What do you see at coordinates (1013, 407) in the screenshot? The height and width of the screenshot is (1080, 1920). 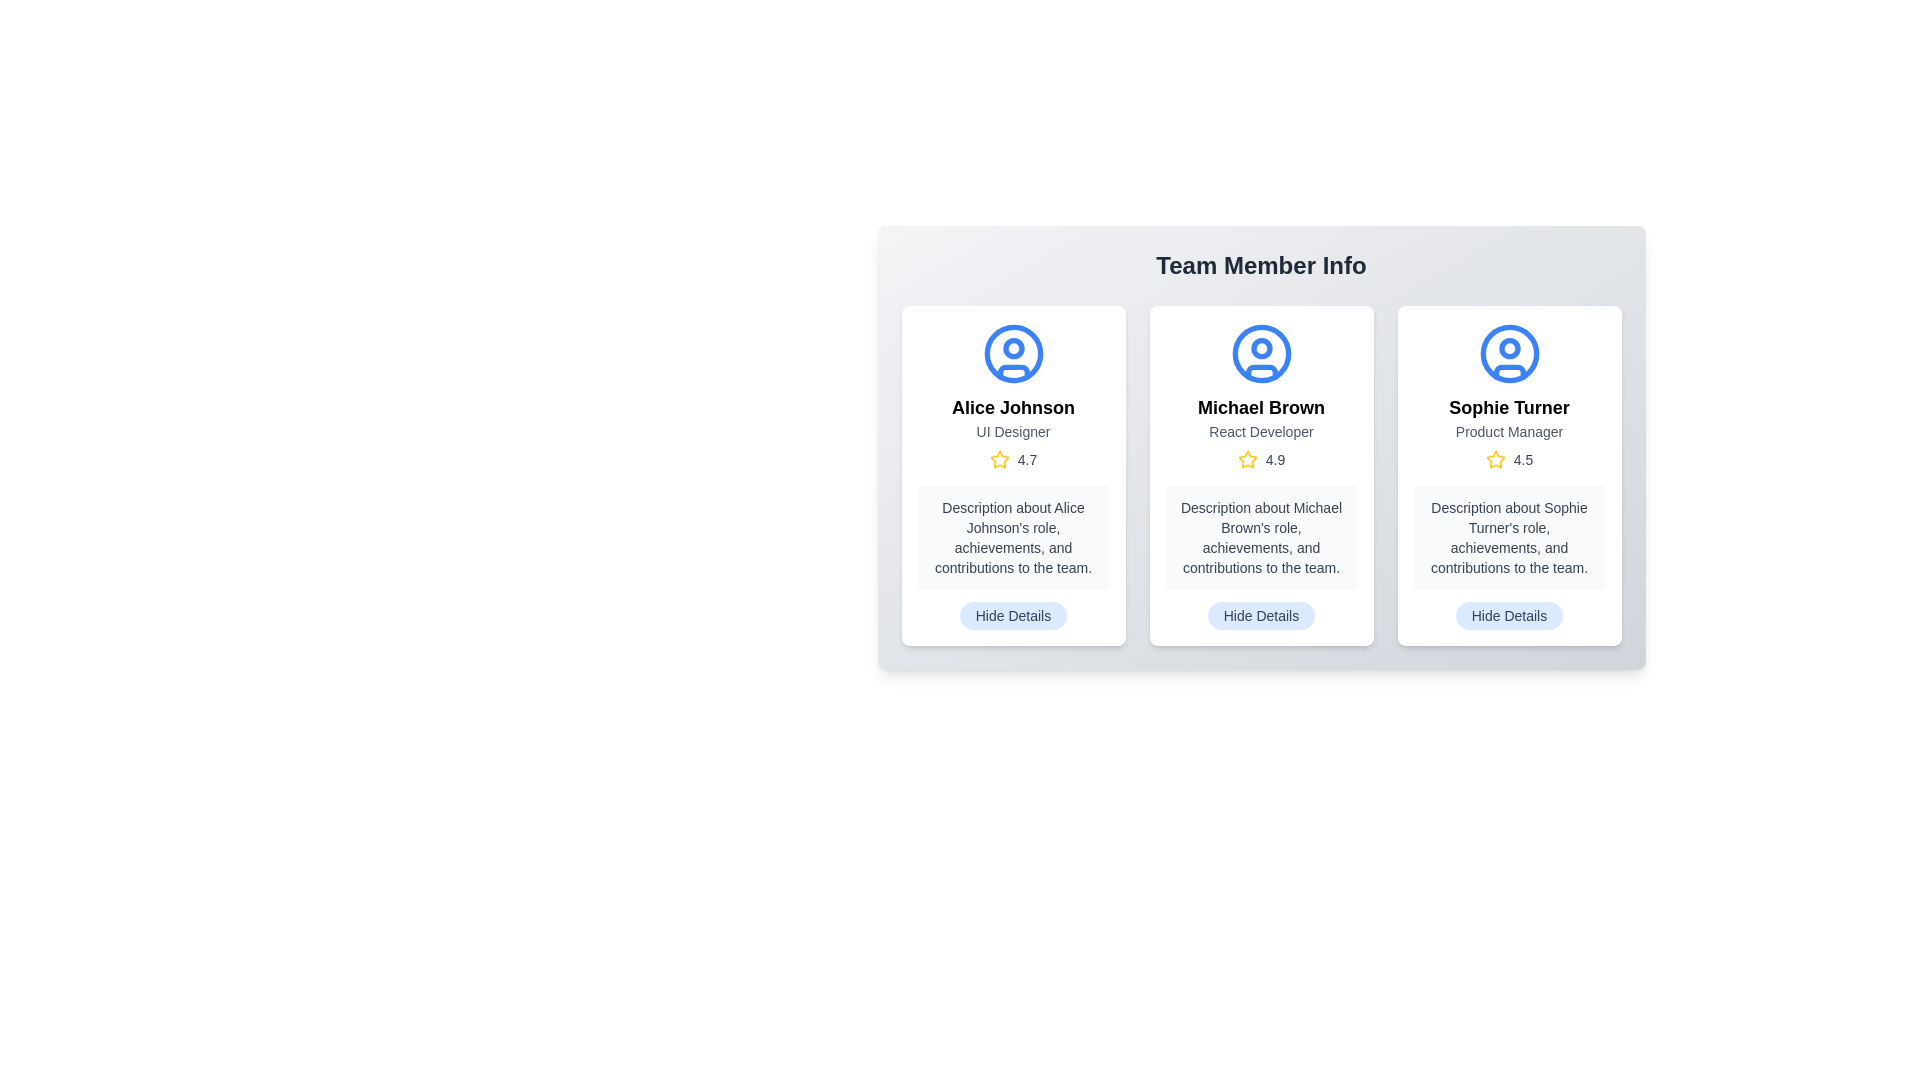 I see `the text label indicating the name of the individual in the first card of the team members grid` at bounding box center [1013, 407].